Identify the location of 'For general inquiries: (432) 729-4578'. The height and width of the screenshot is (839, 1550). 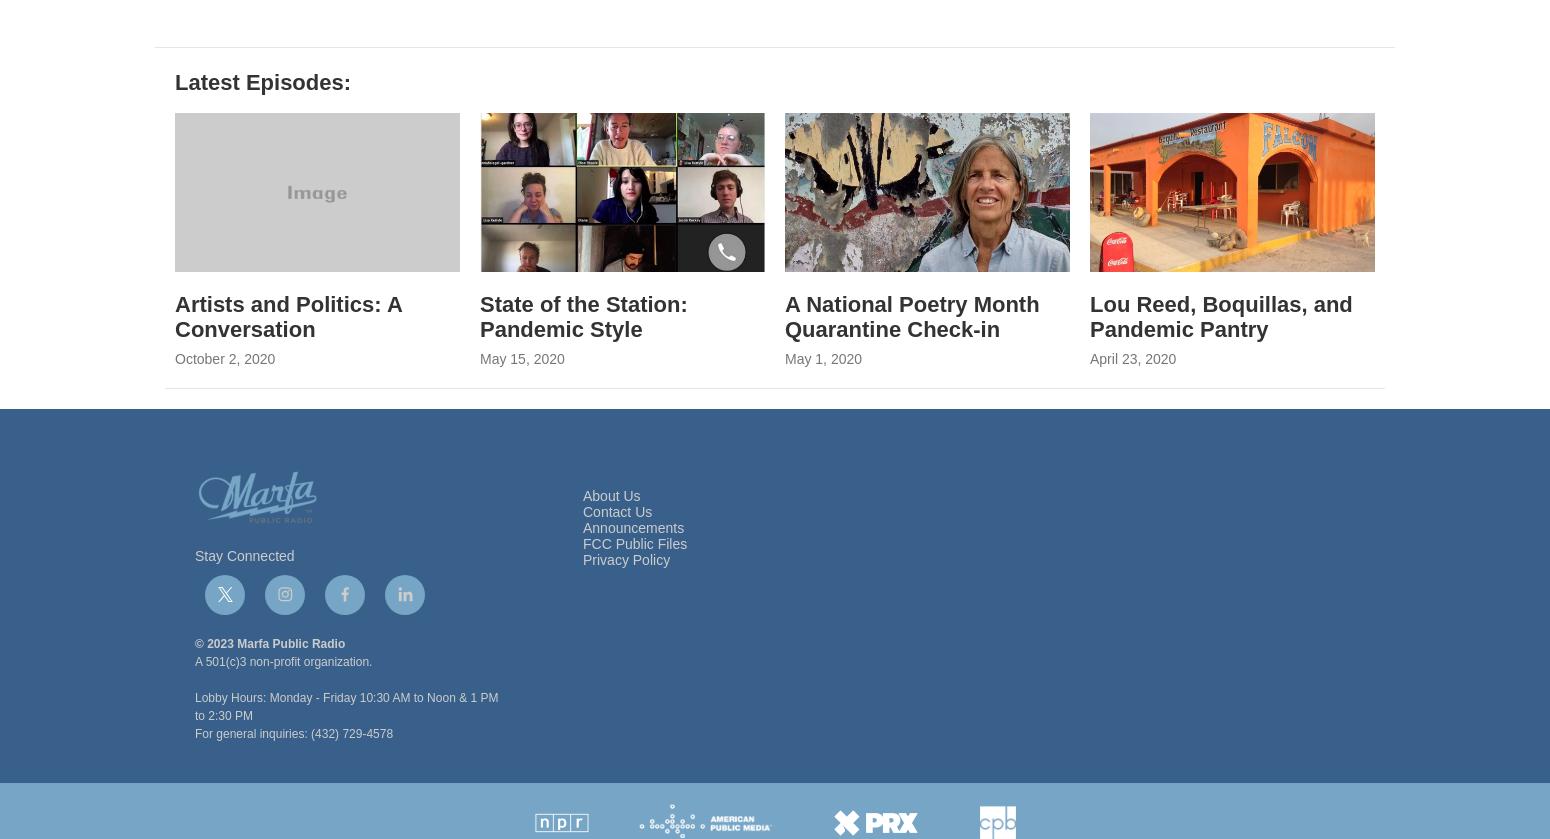
(294, 782).